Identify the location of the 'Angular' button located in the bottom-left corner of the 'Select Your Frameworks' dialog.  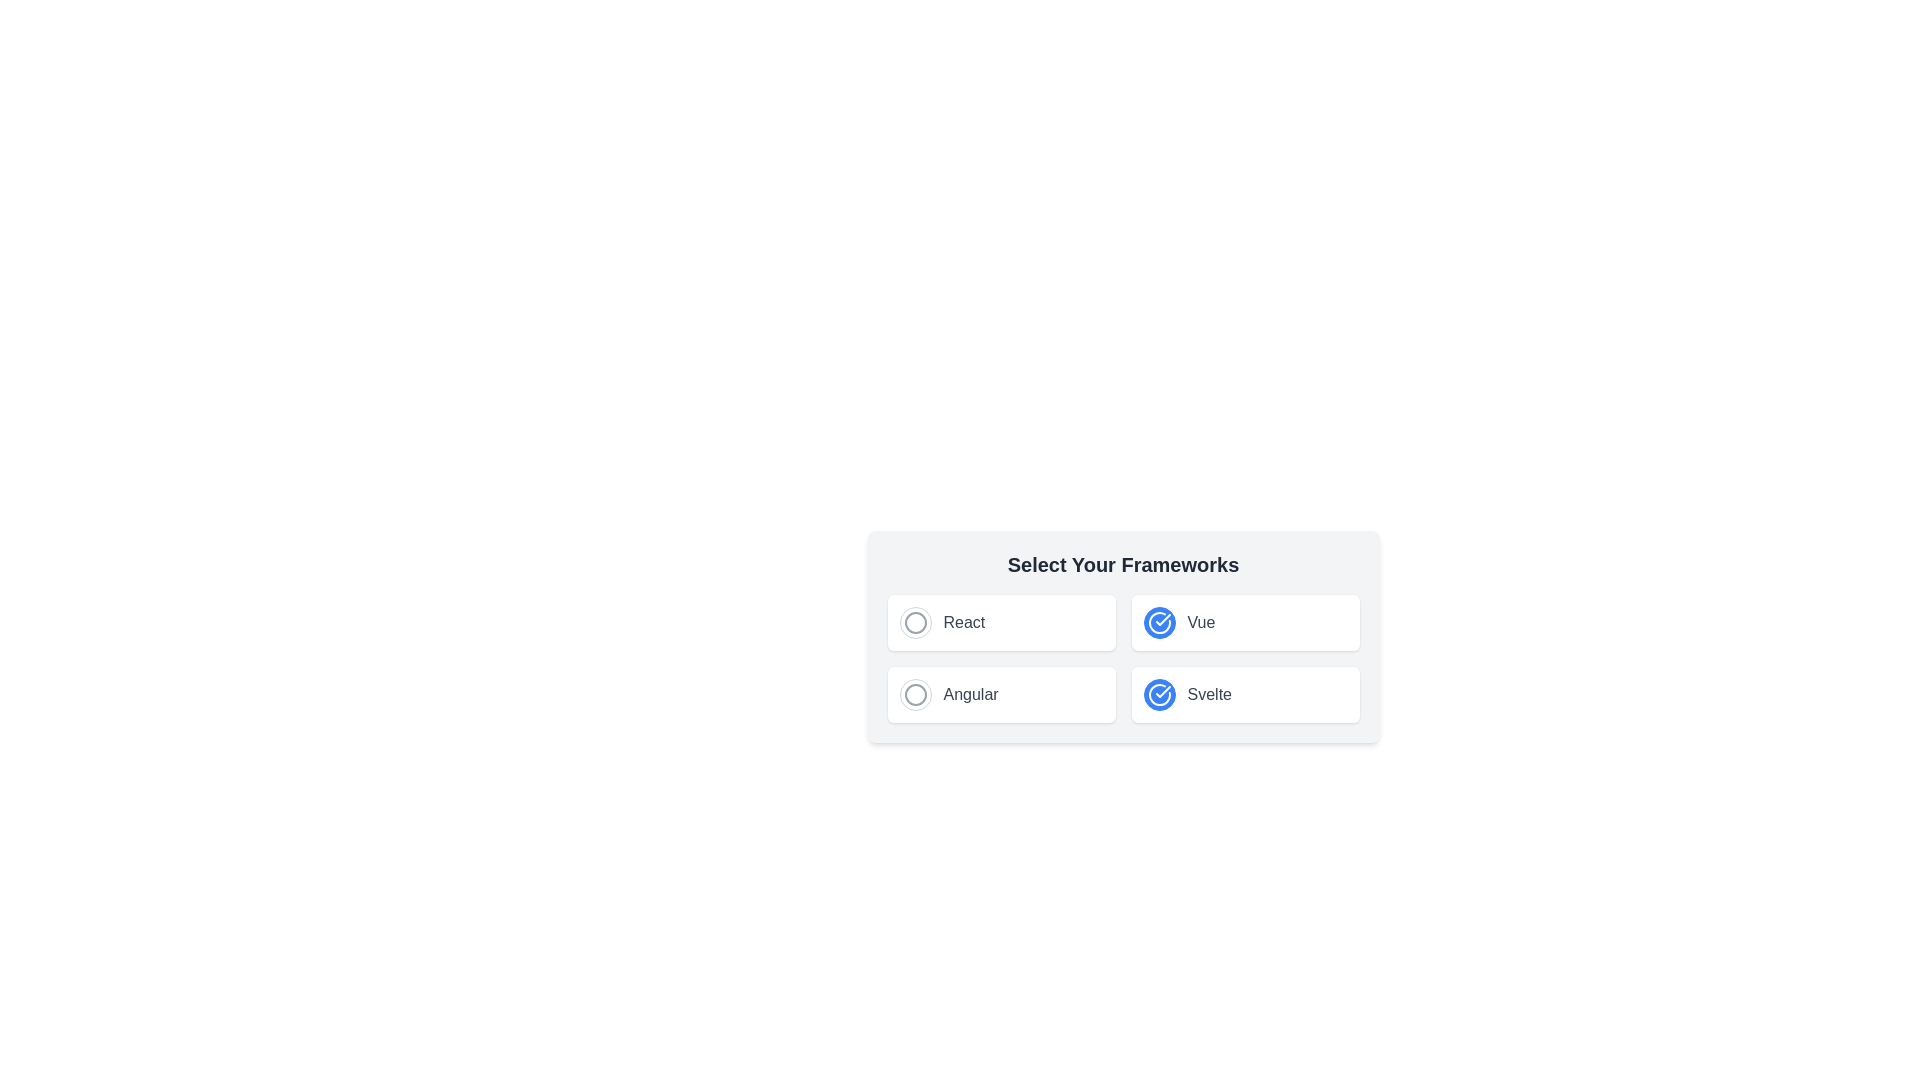
(914, 693).